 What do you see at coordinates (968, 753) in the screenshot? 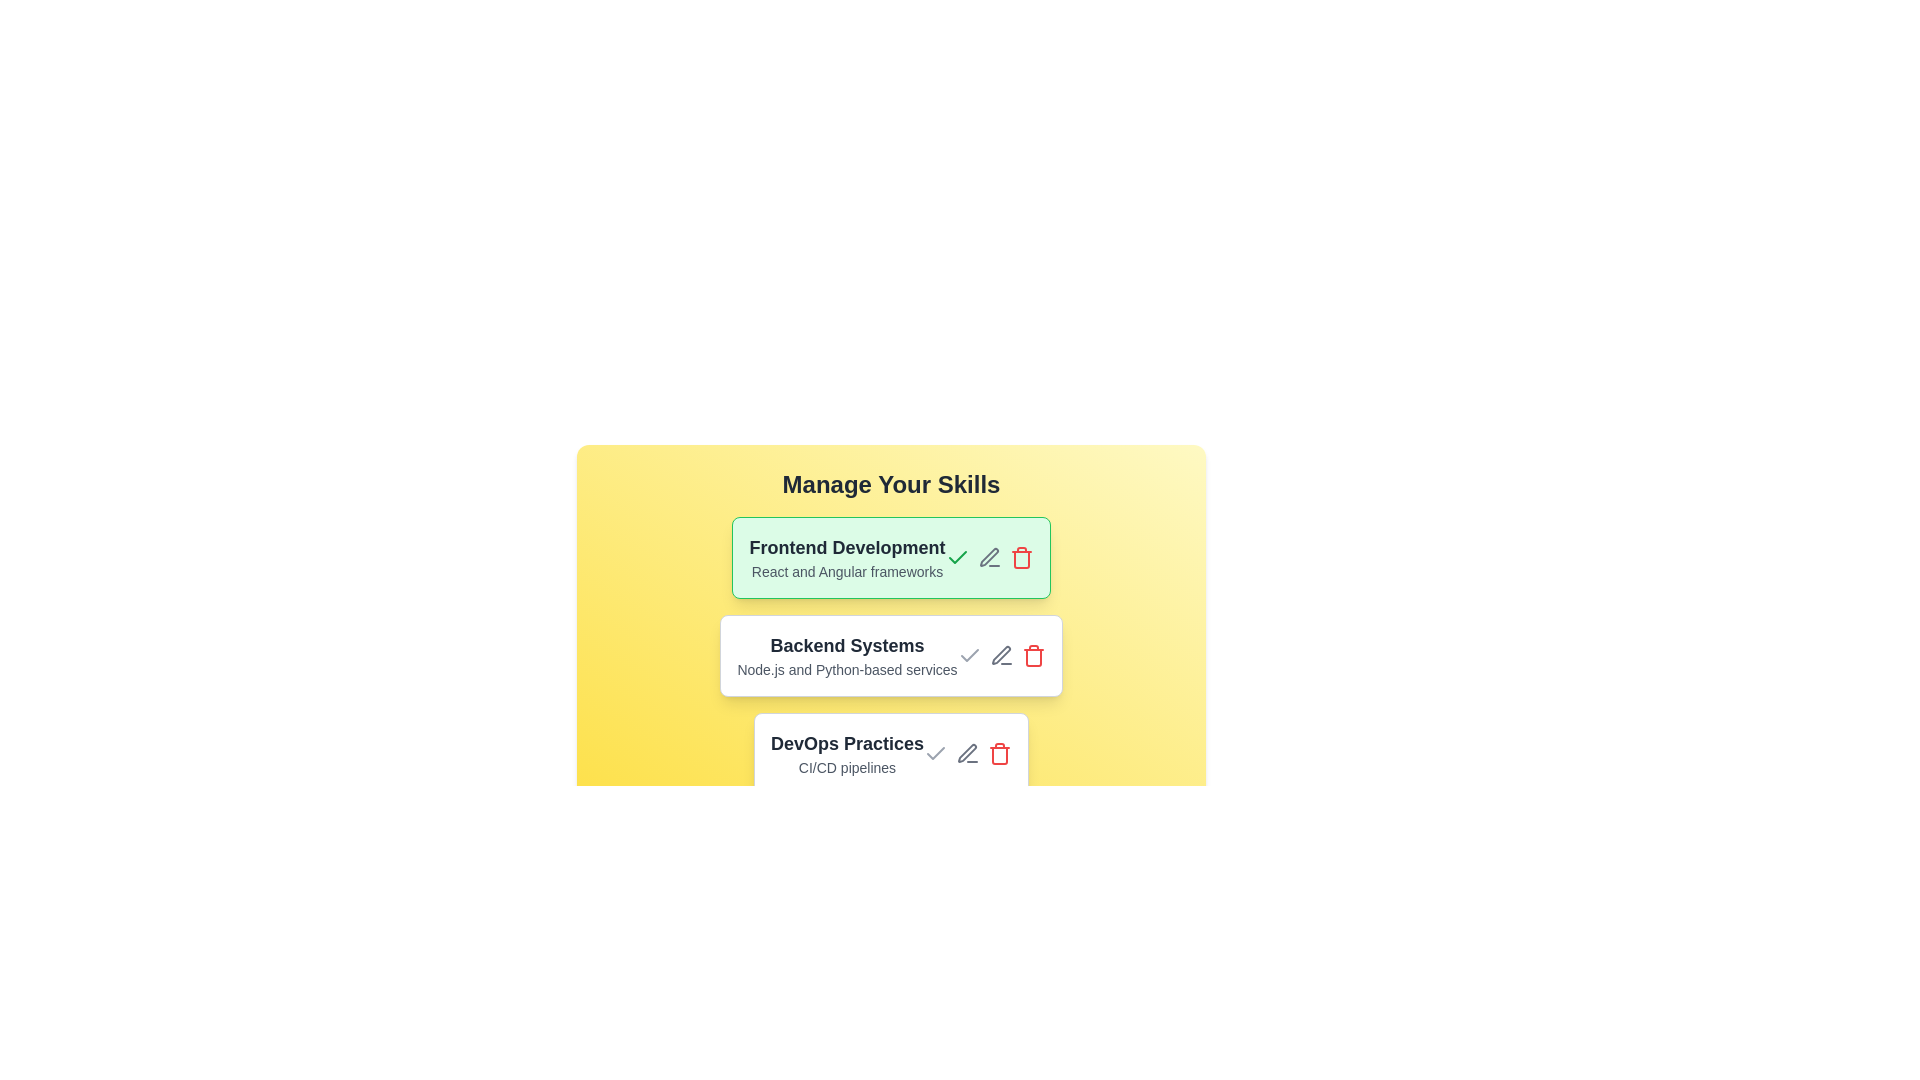
I see `the edit icon for the item labeled 'DevOps Practices'` at bounding box center [968, 753].